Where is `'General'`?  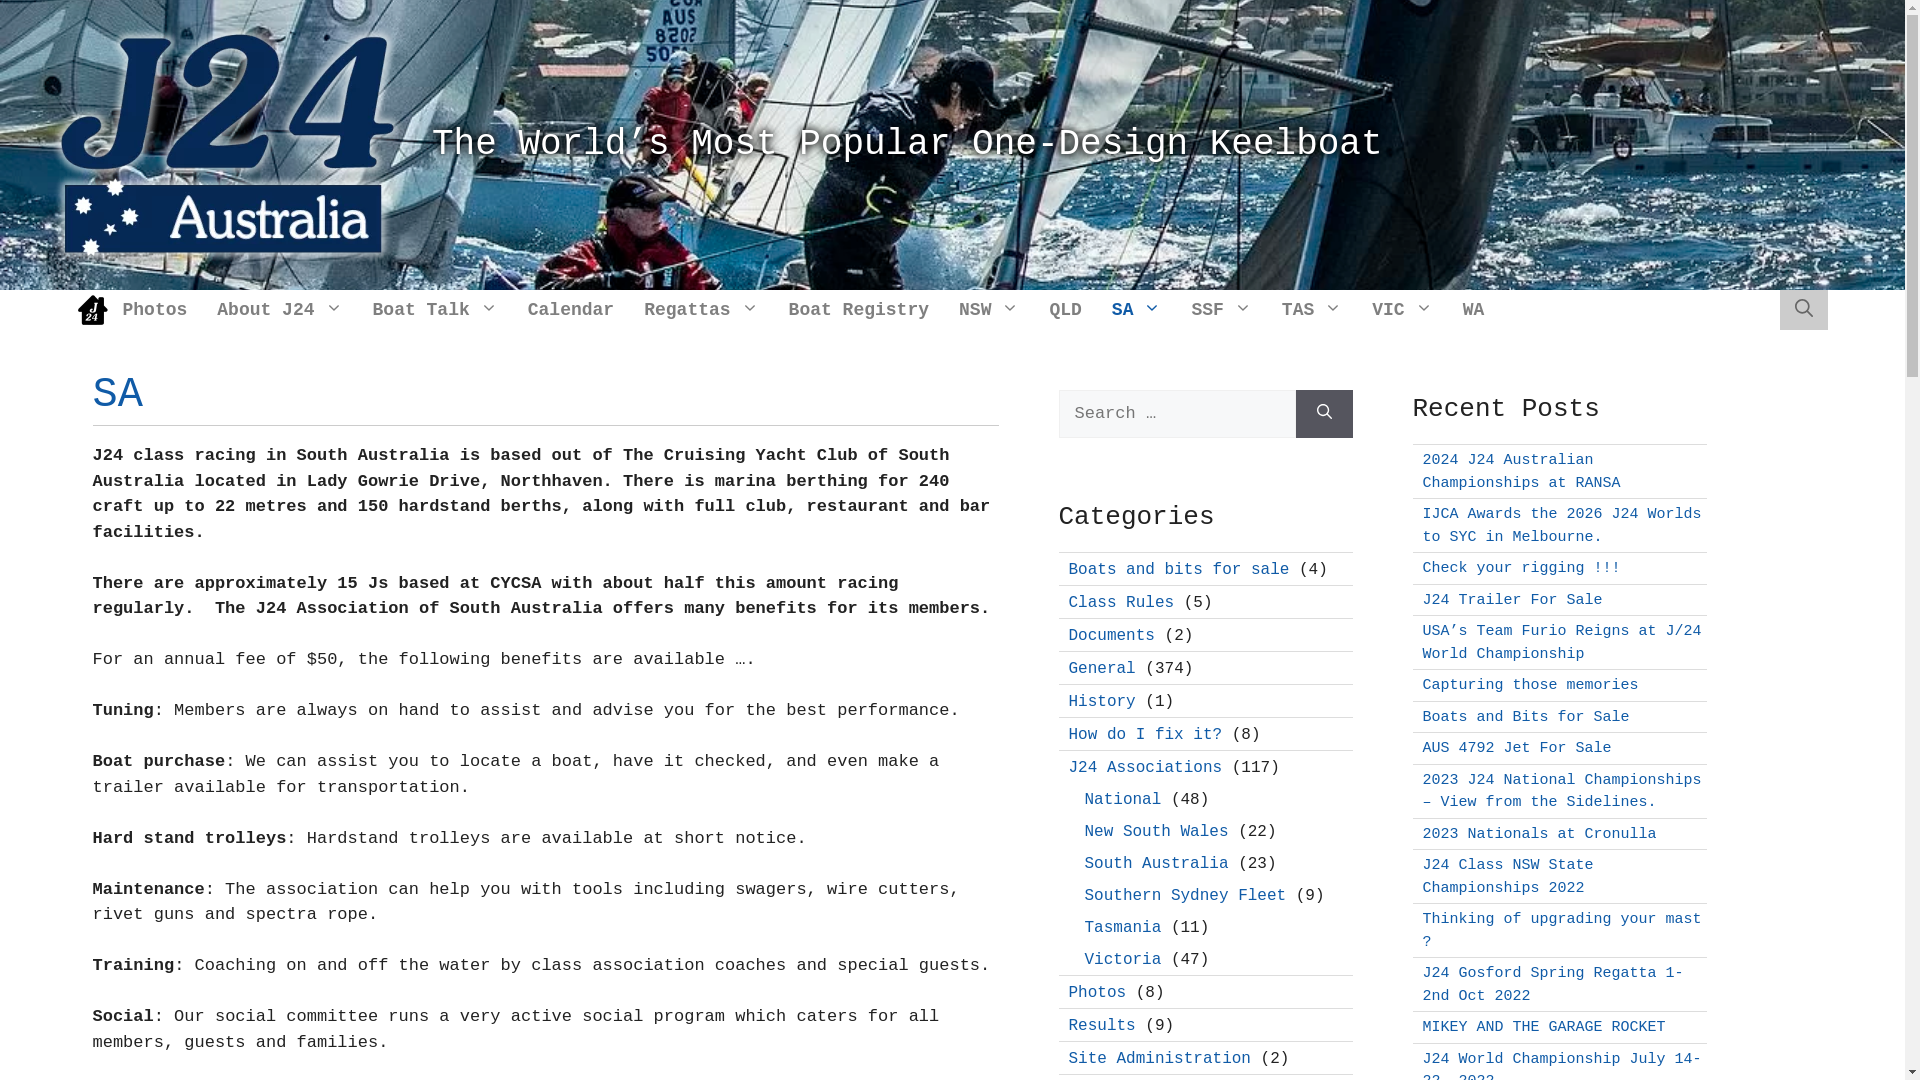 'General' is located at coordinates (1100, 668).